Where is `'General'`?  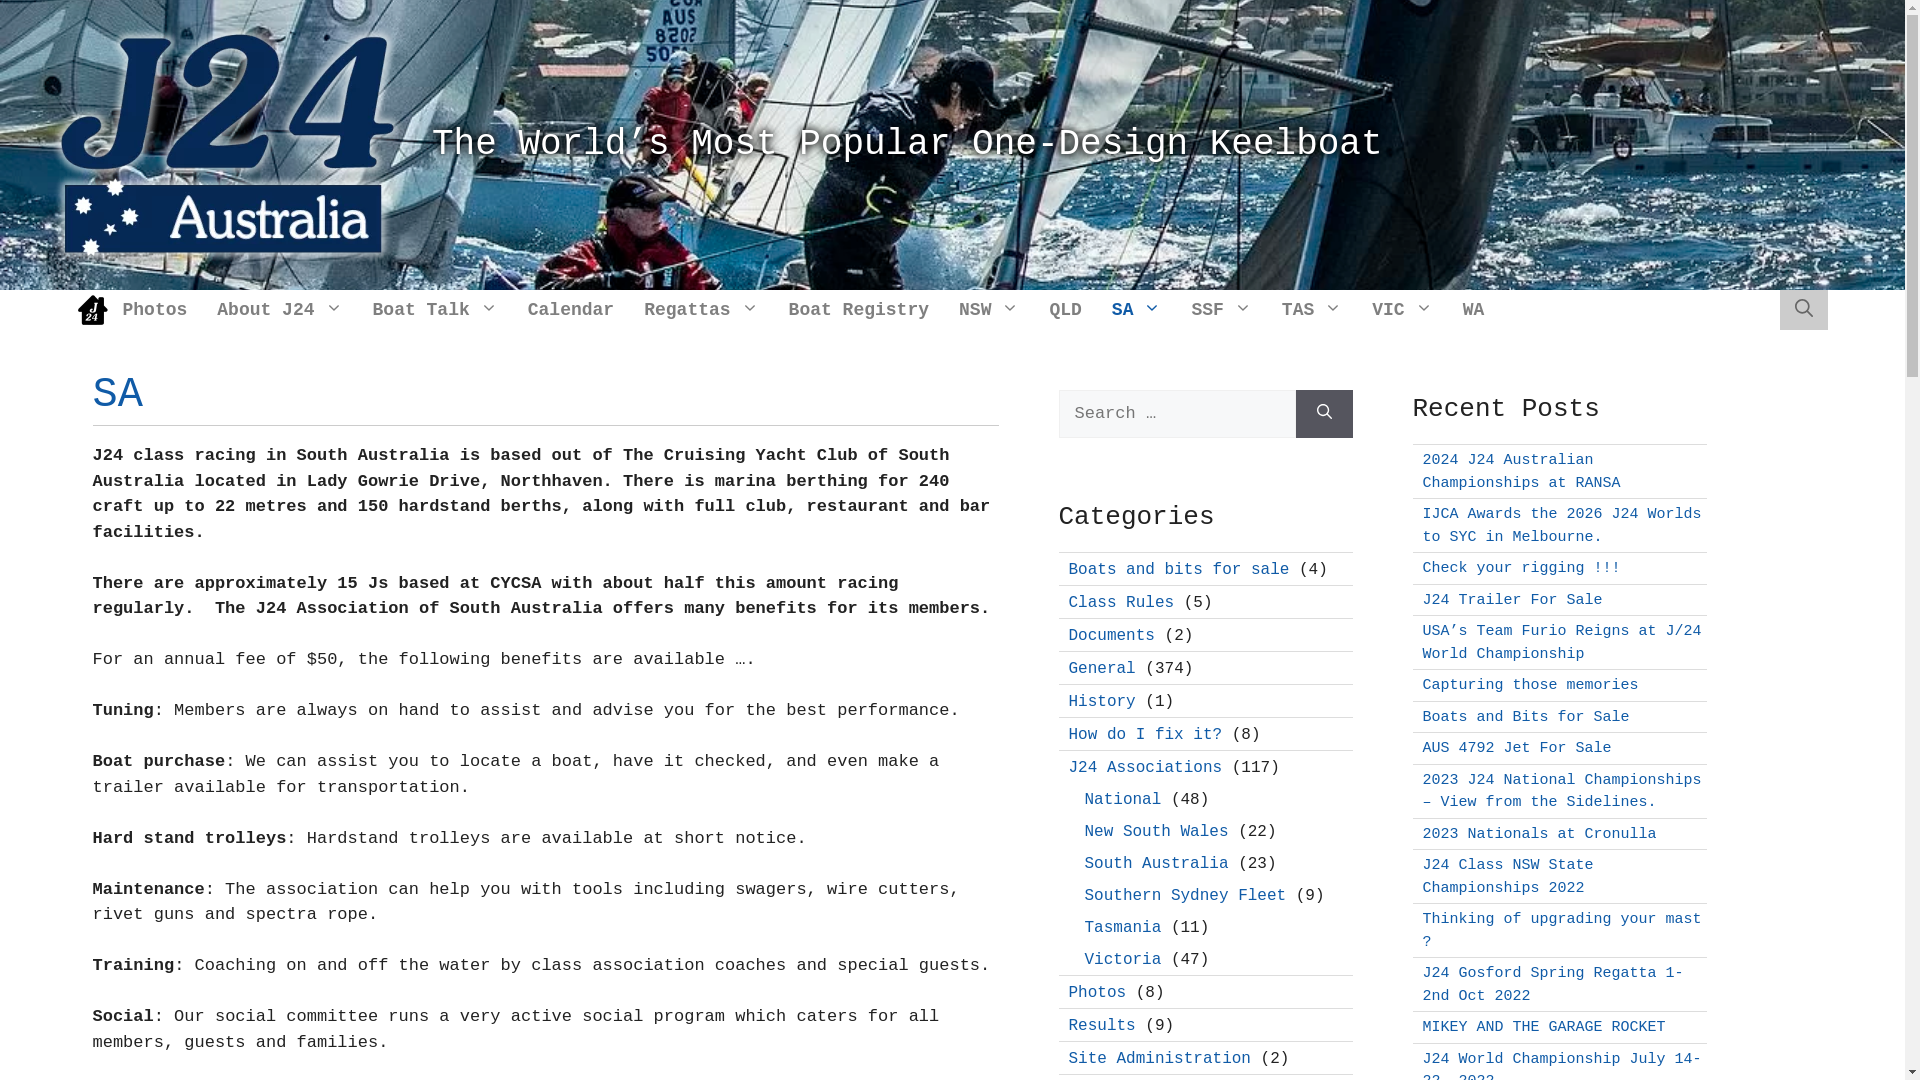 'General' is located at coordinates (1100, 668).